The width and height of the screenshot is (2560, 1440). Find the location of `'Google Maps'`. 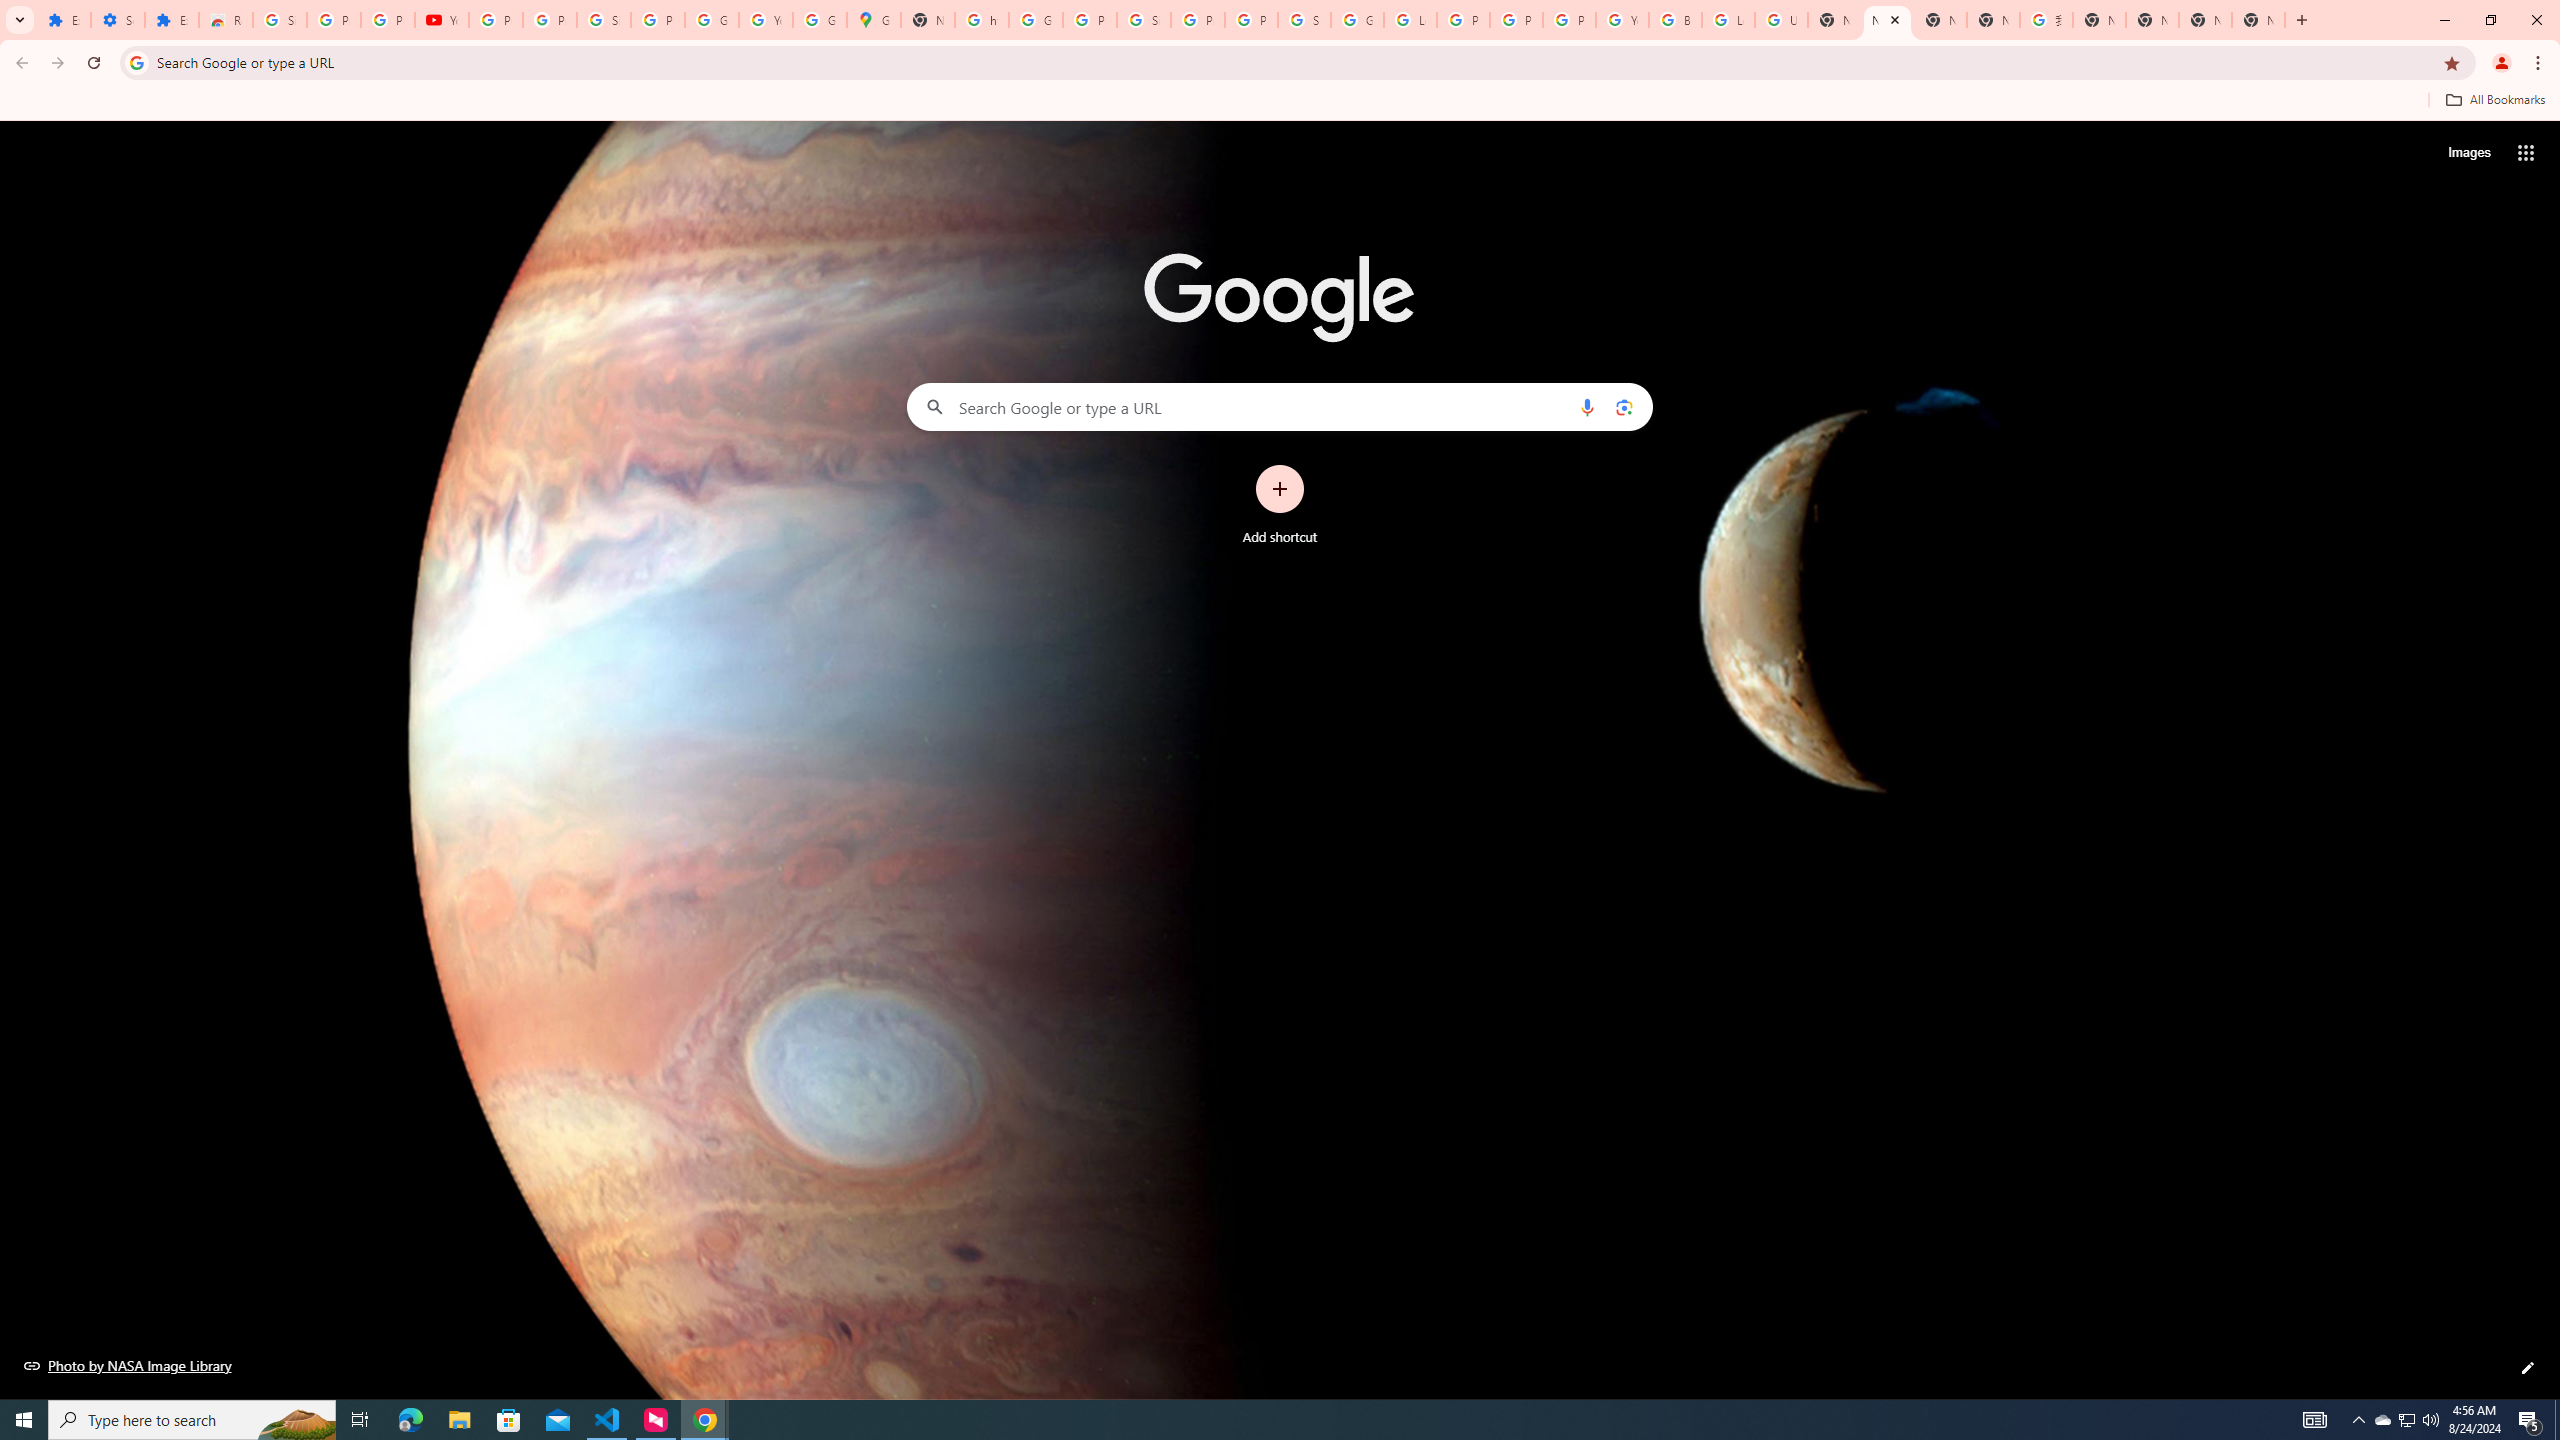

'Google Maps' is located at coordinates (872, 19).